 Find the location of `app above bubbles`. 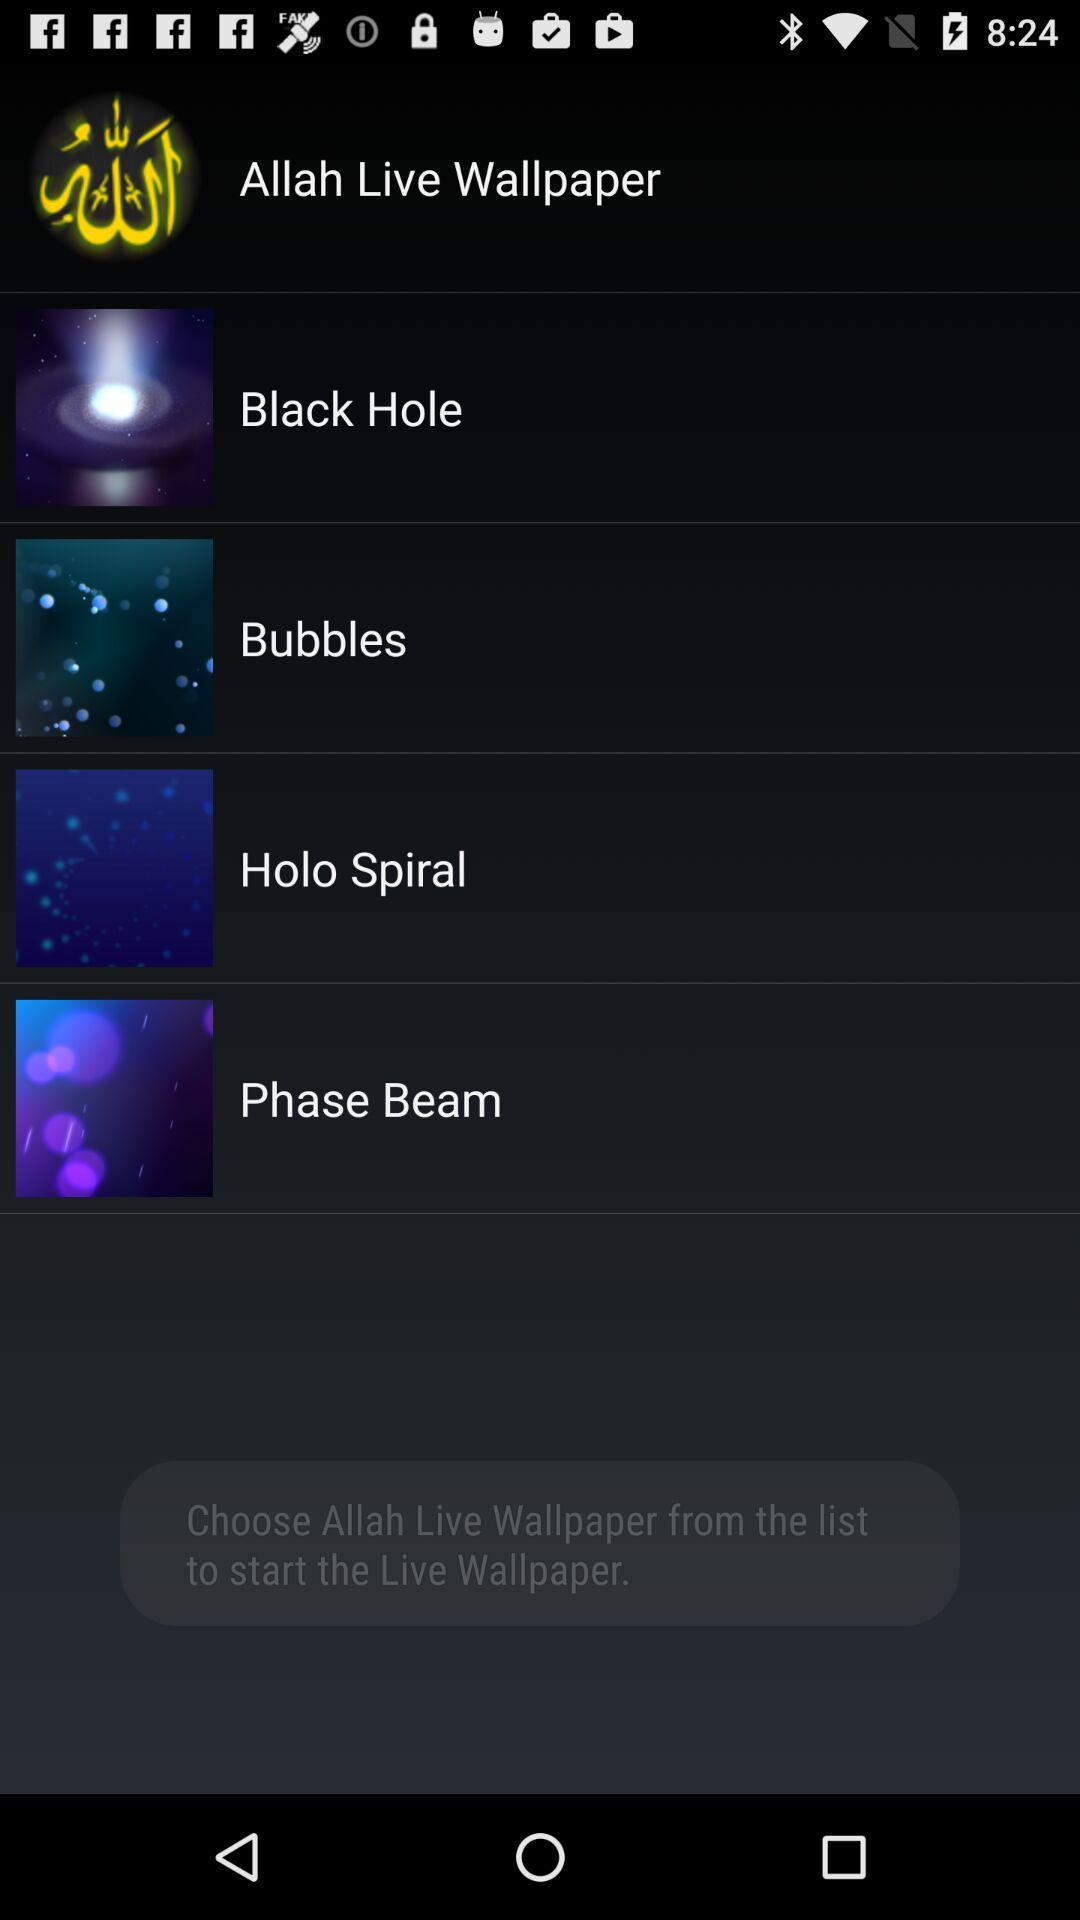

app above bubbles is located at coordinates (350, 406).